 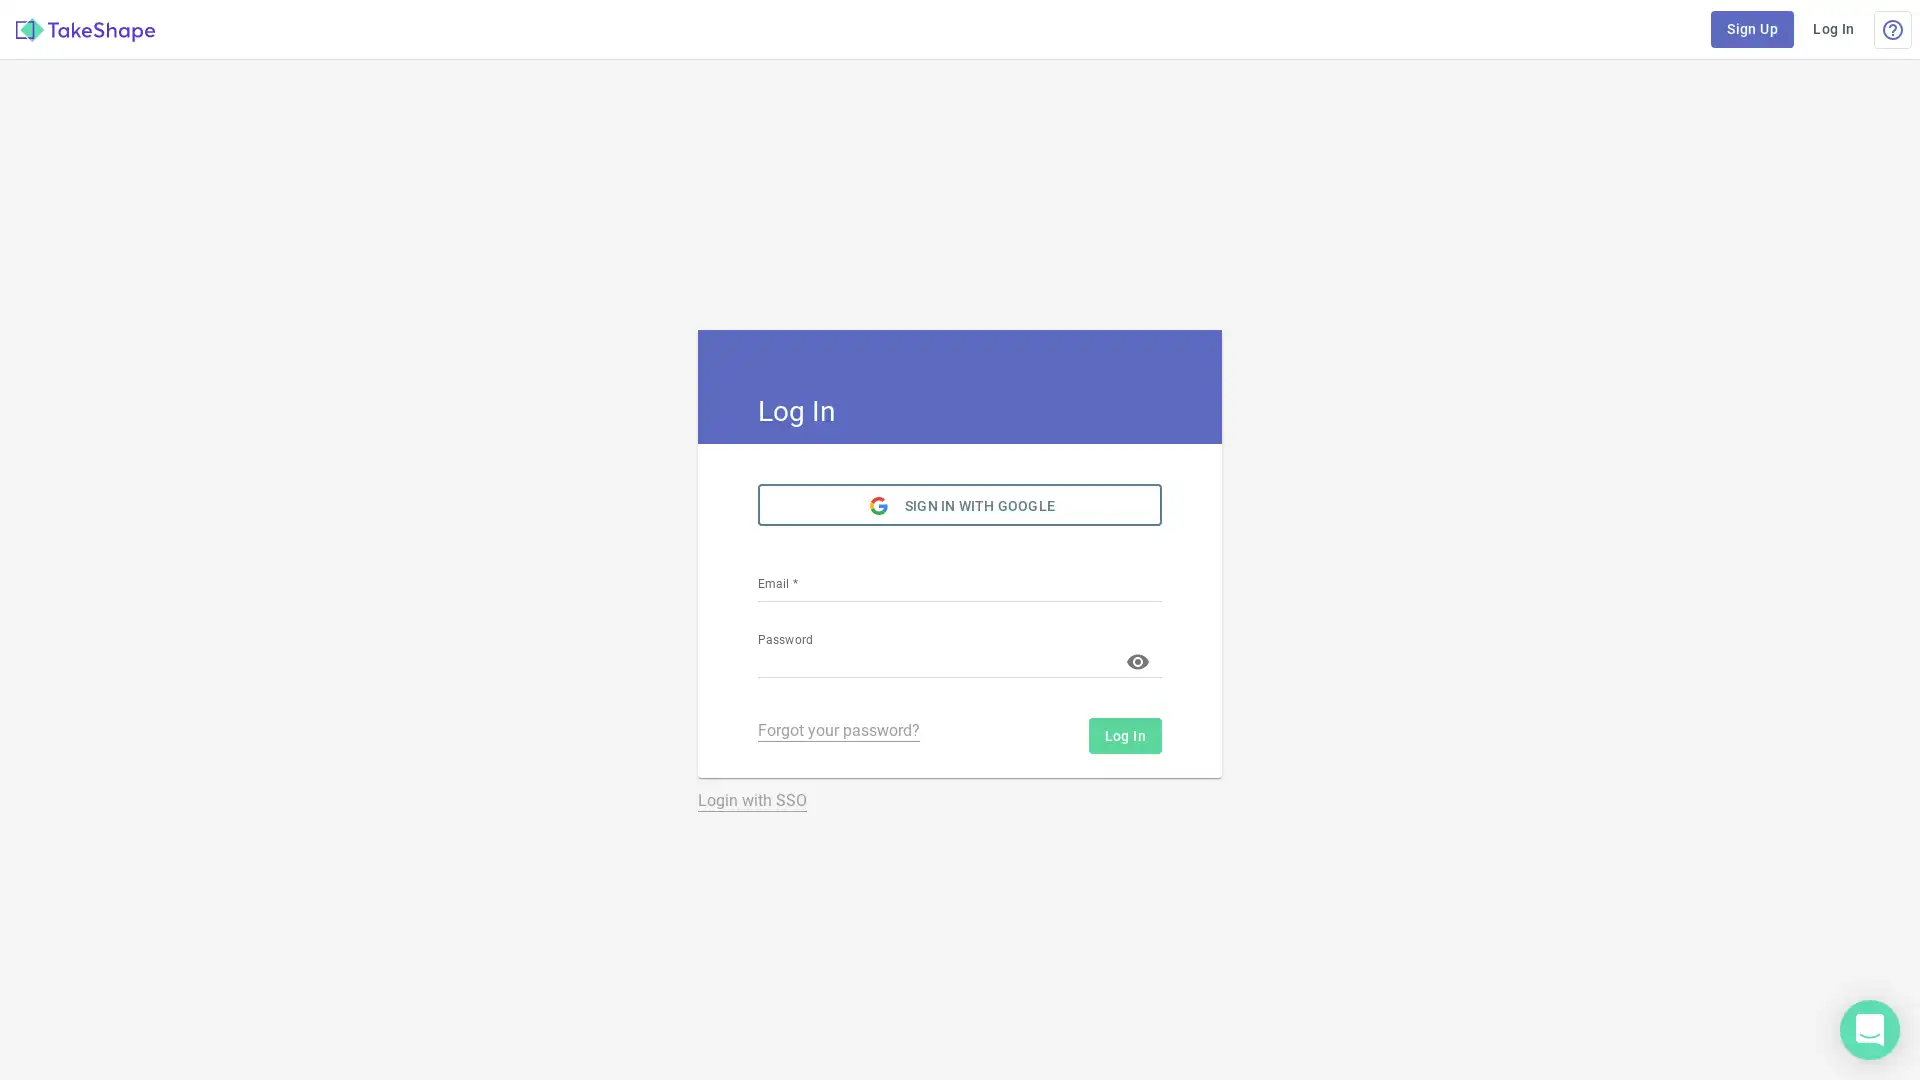 What do you see at coordinates (1751, 29) in the screenshot?
I see `Sign Up` at bounding box center [1751, 29].